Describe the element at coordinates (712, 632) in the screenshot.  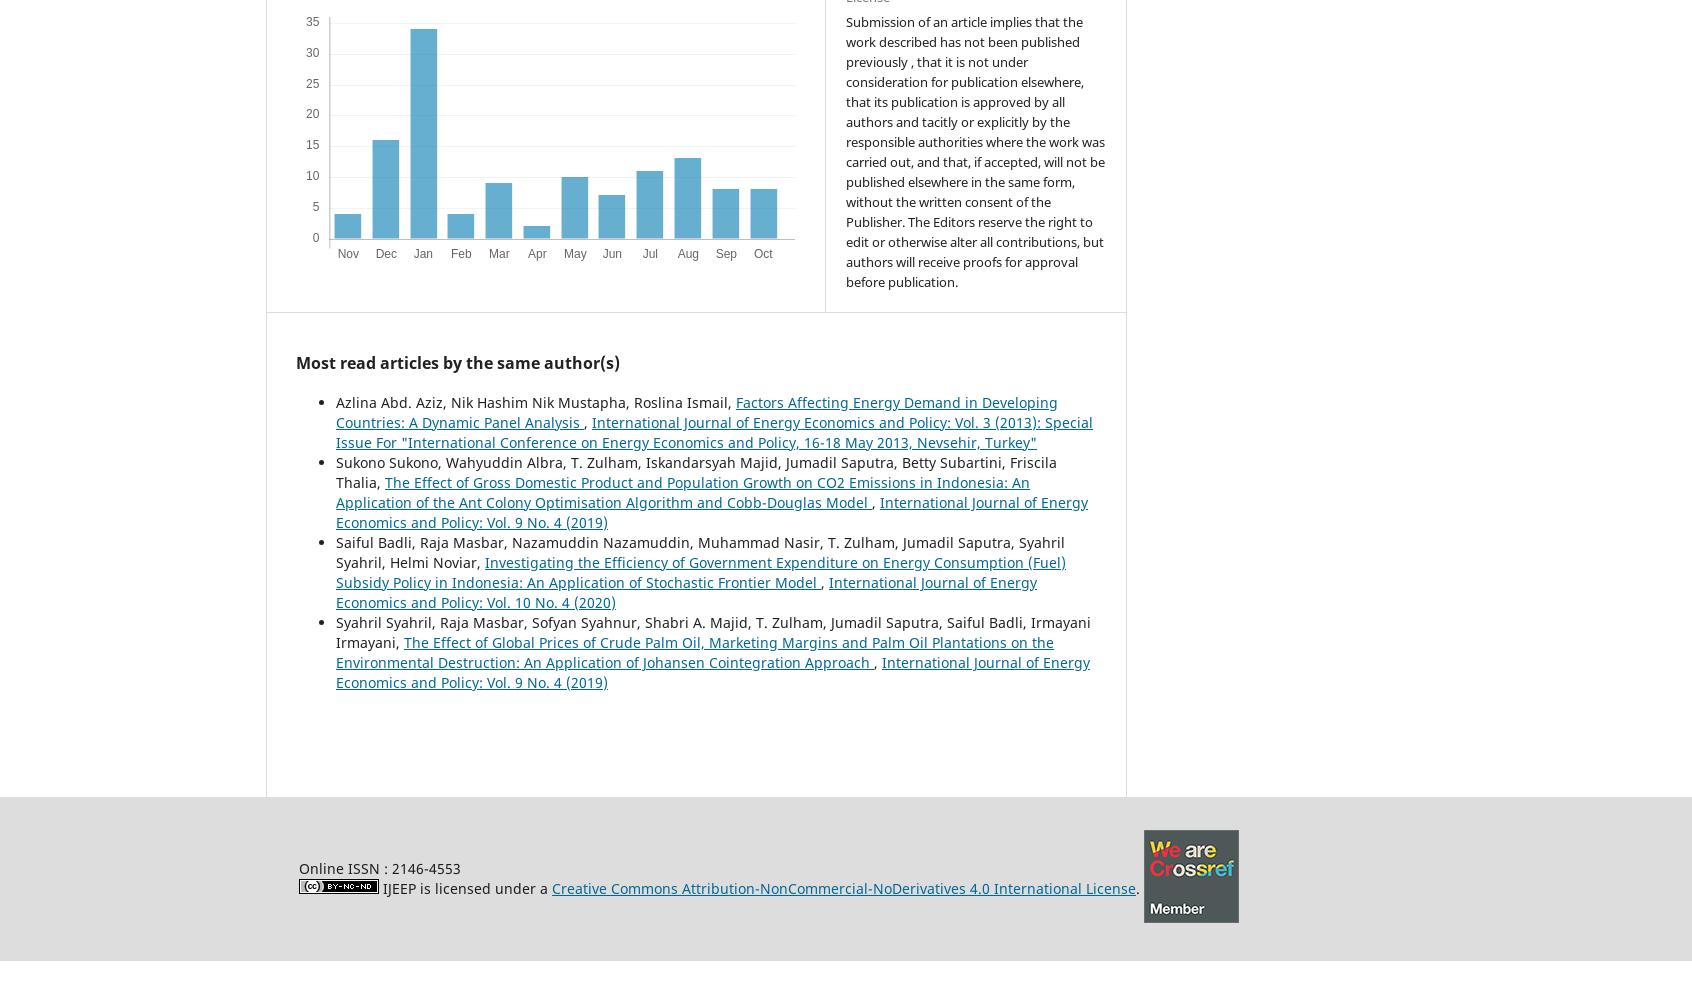
I see `'Syahril Syahril,
													Raja Masbar,
													Sofyan Syahnur,
													Shabri A. Majid,
													T. Zulham,
													Jumadil Saputra,
													Saiful Badli,
													Irmayani Irmayani,'` at that location.